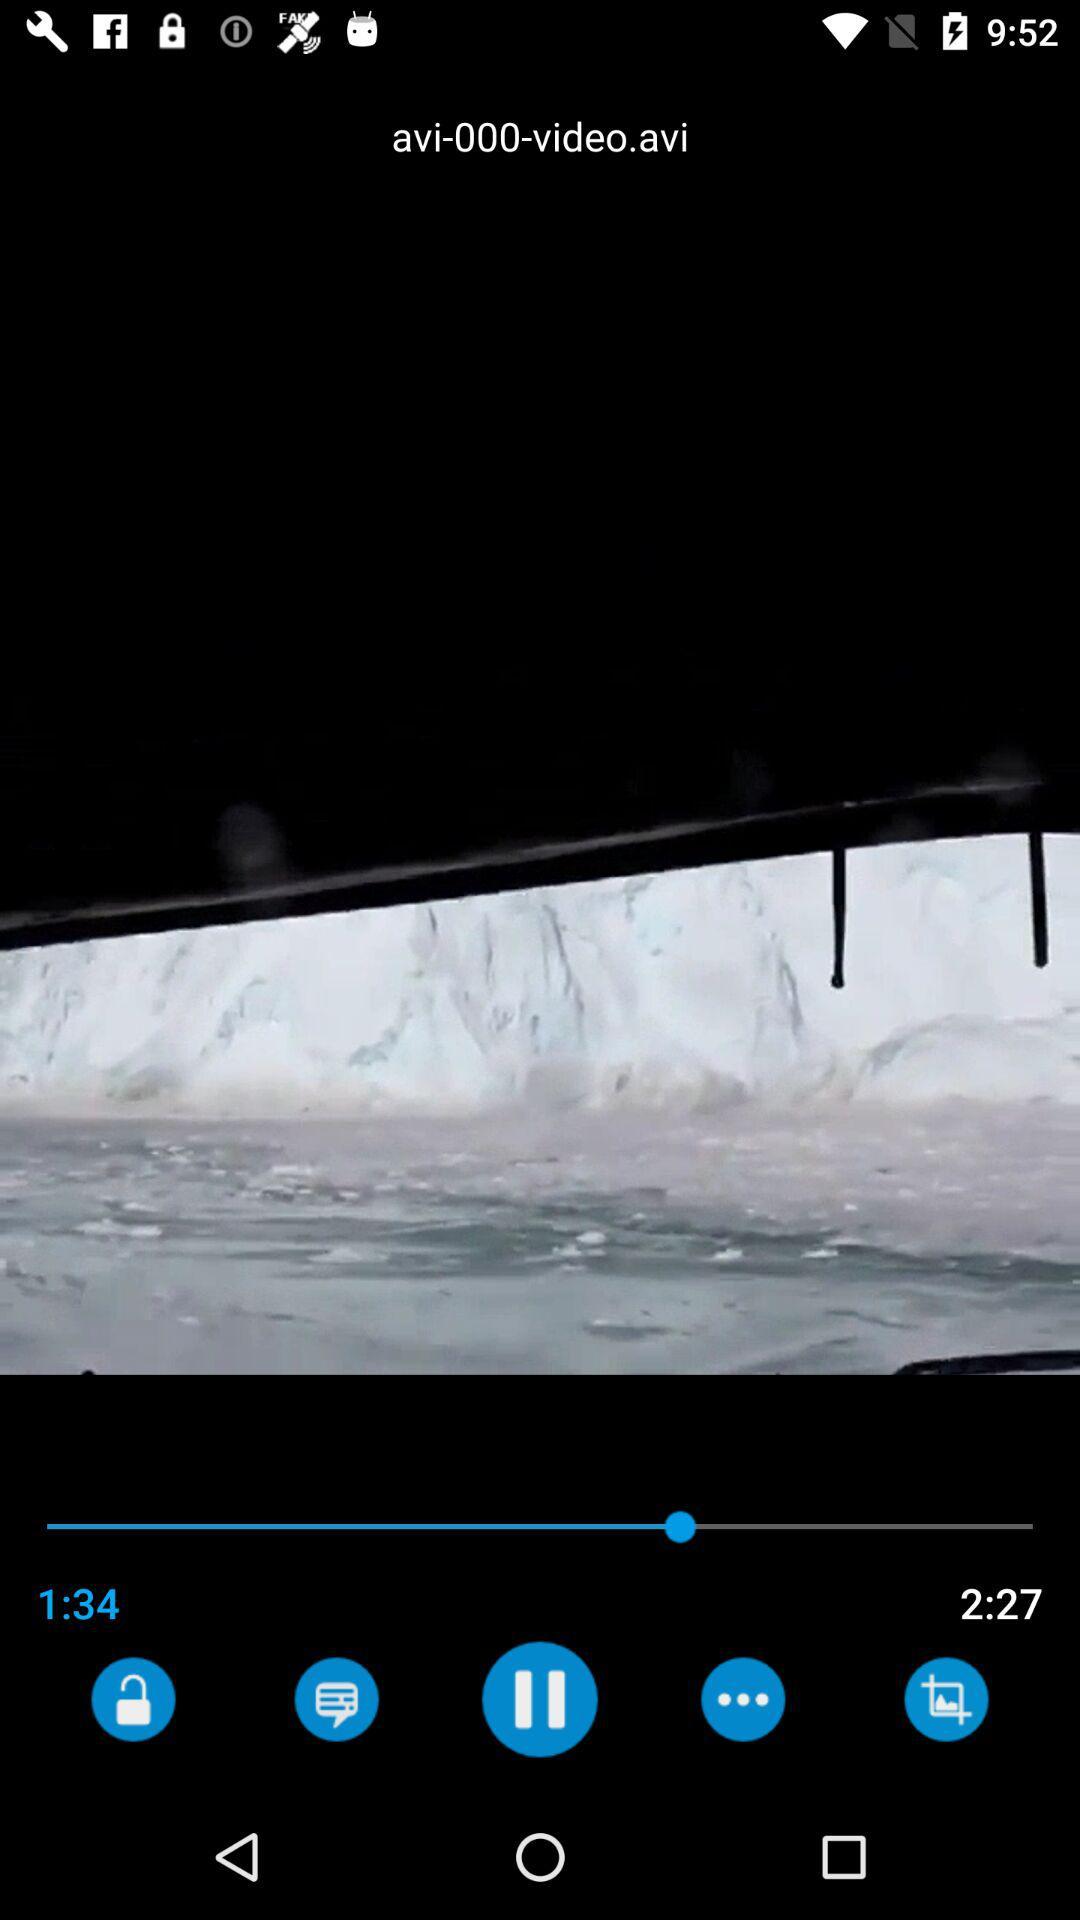 This screenshot has height=1920, width=1080. What do you see at coordinates (945, 1698) in the screenshot?
I see `crop the image` at bounding box center [945, 1698].